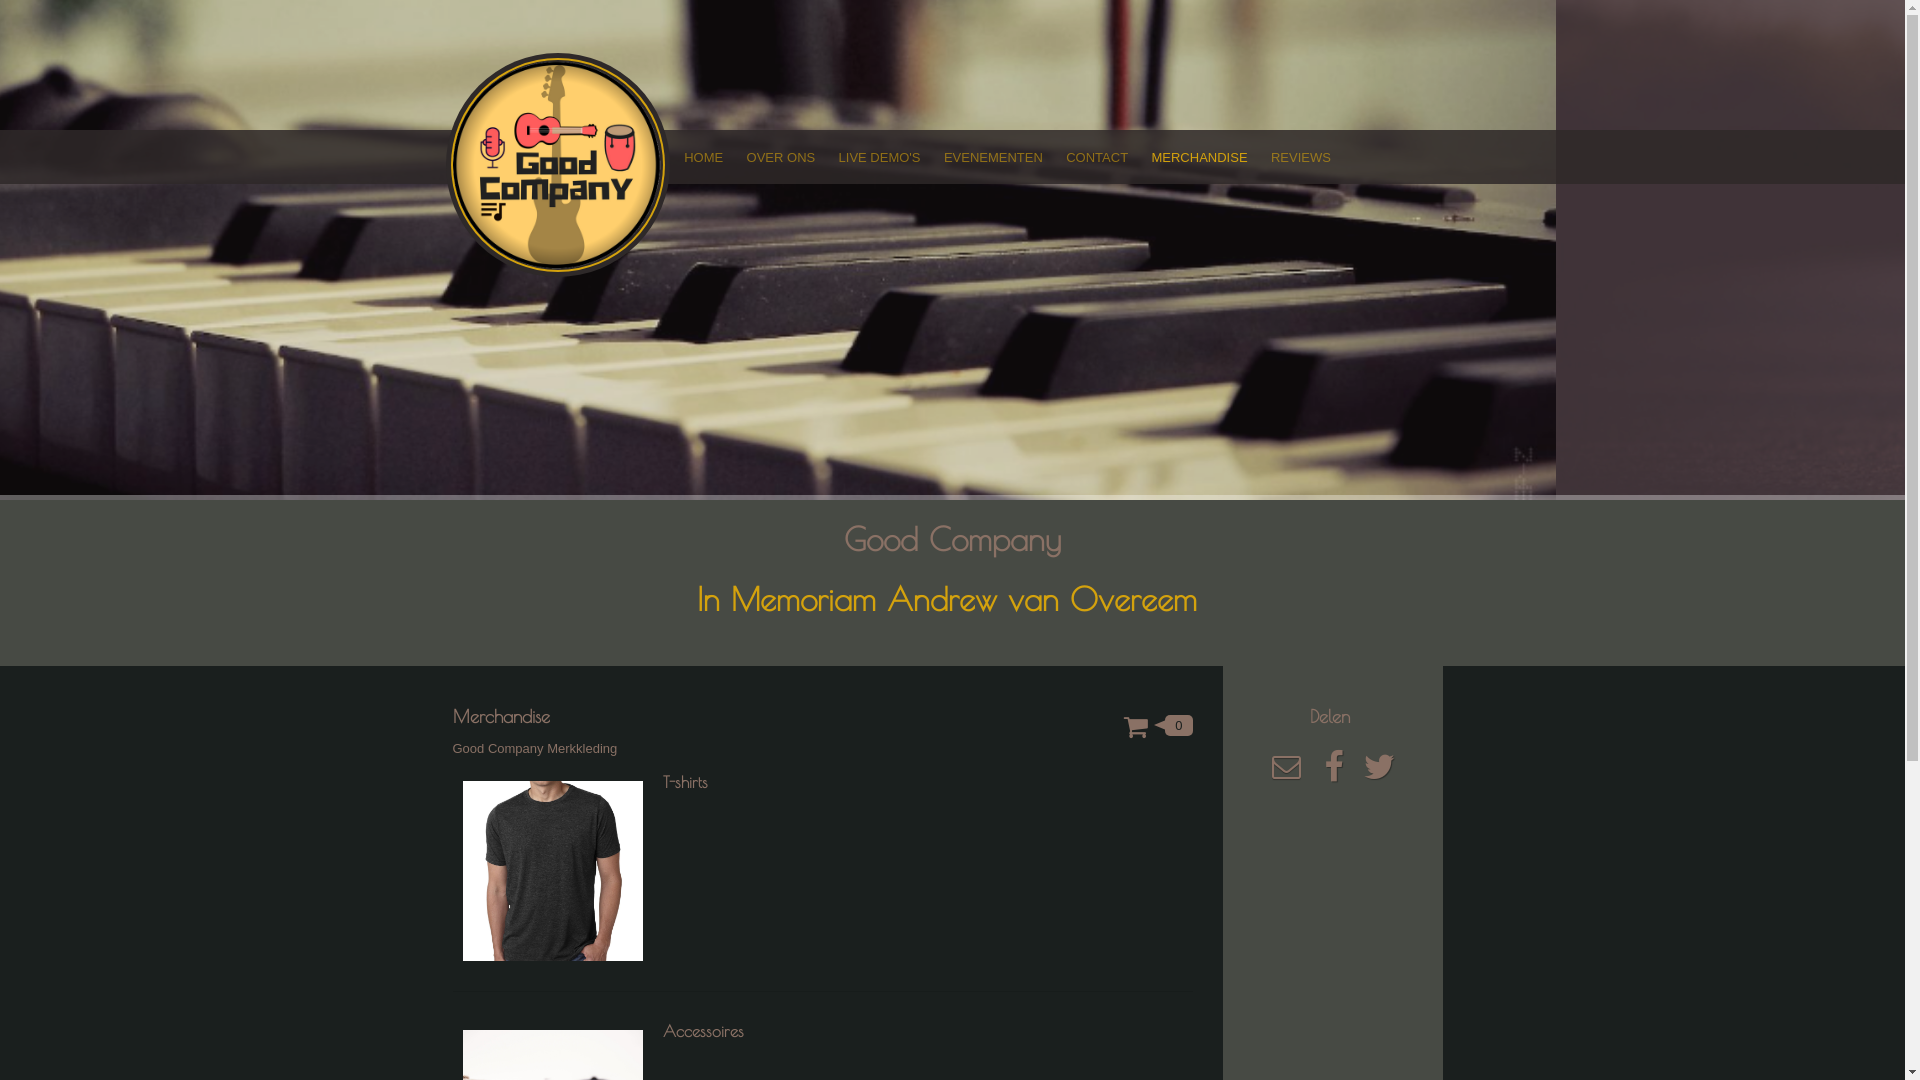  Describe the element at coordinates (826, 156) in the screenshot. I see `'LIVE DEMO'S'` at that location.